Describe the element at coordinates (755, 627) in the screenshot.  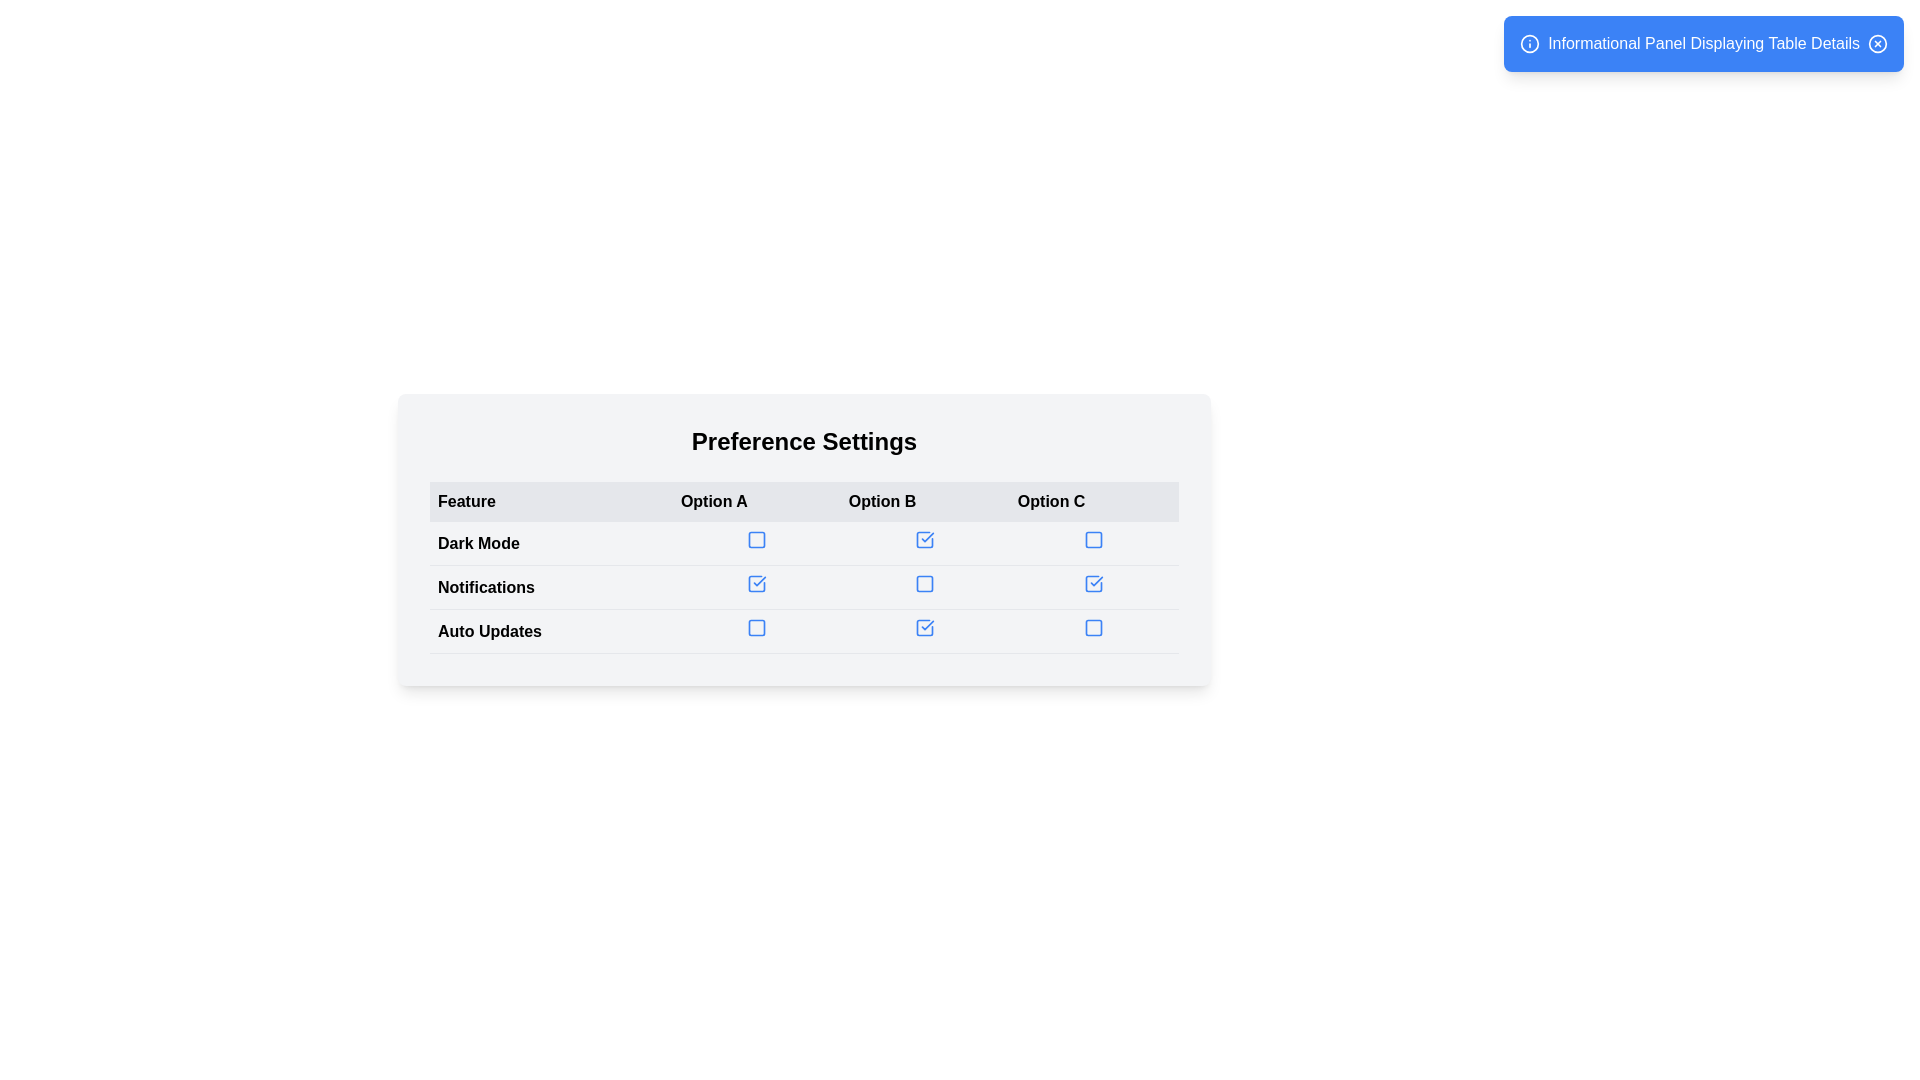
I see `the checkbox for 'Option A' under 'Auto Updates'` at that location.